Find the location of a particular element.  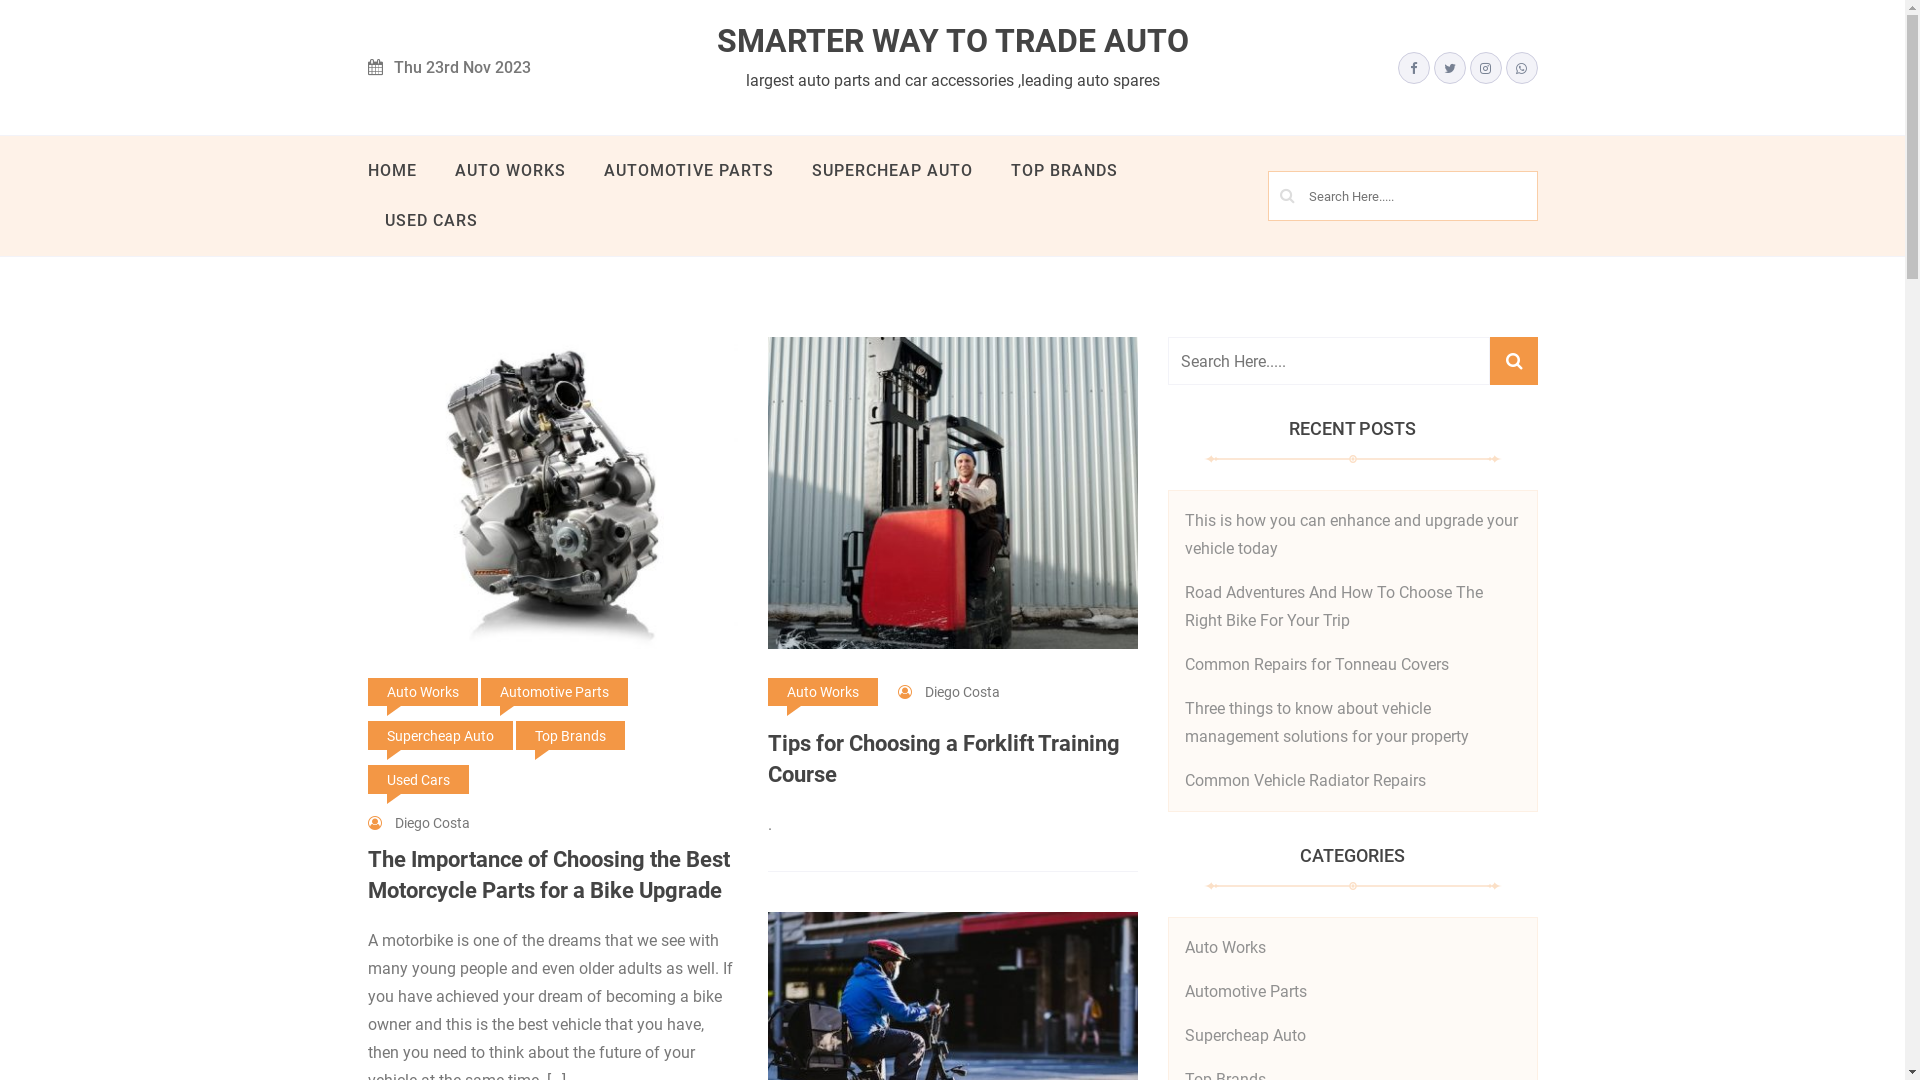

'USED CARS' is located at coordinates (430, 220).